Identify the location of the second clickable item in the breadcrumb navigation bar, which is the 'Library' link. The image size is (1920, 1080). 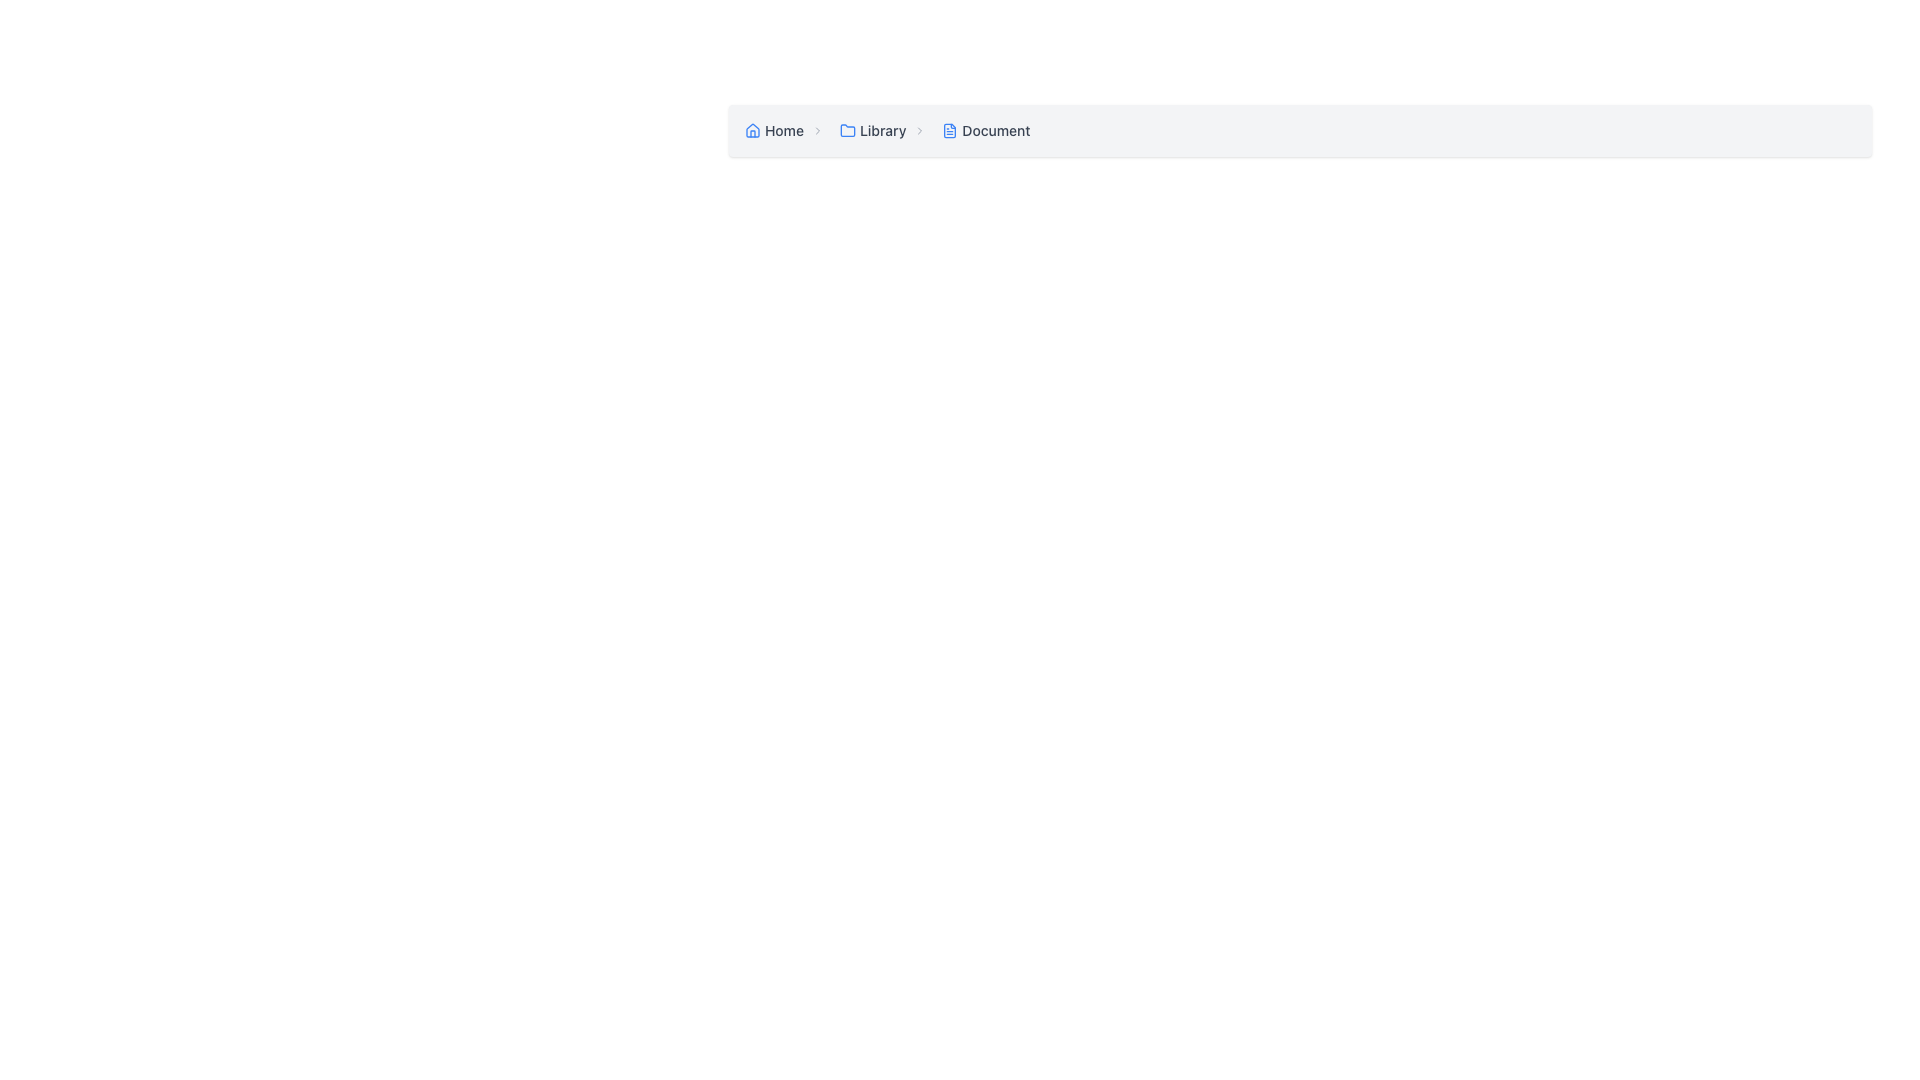
(886, 131).